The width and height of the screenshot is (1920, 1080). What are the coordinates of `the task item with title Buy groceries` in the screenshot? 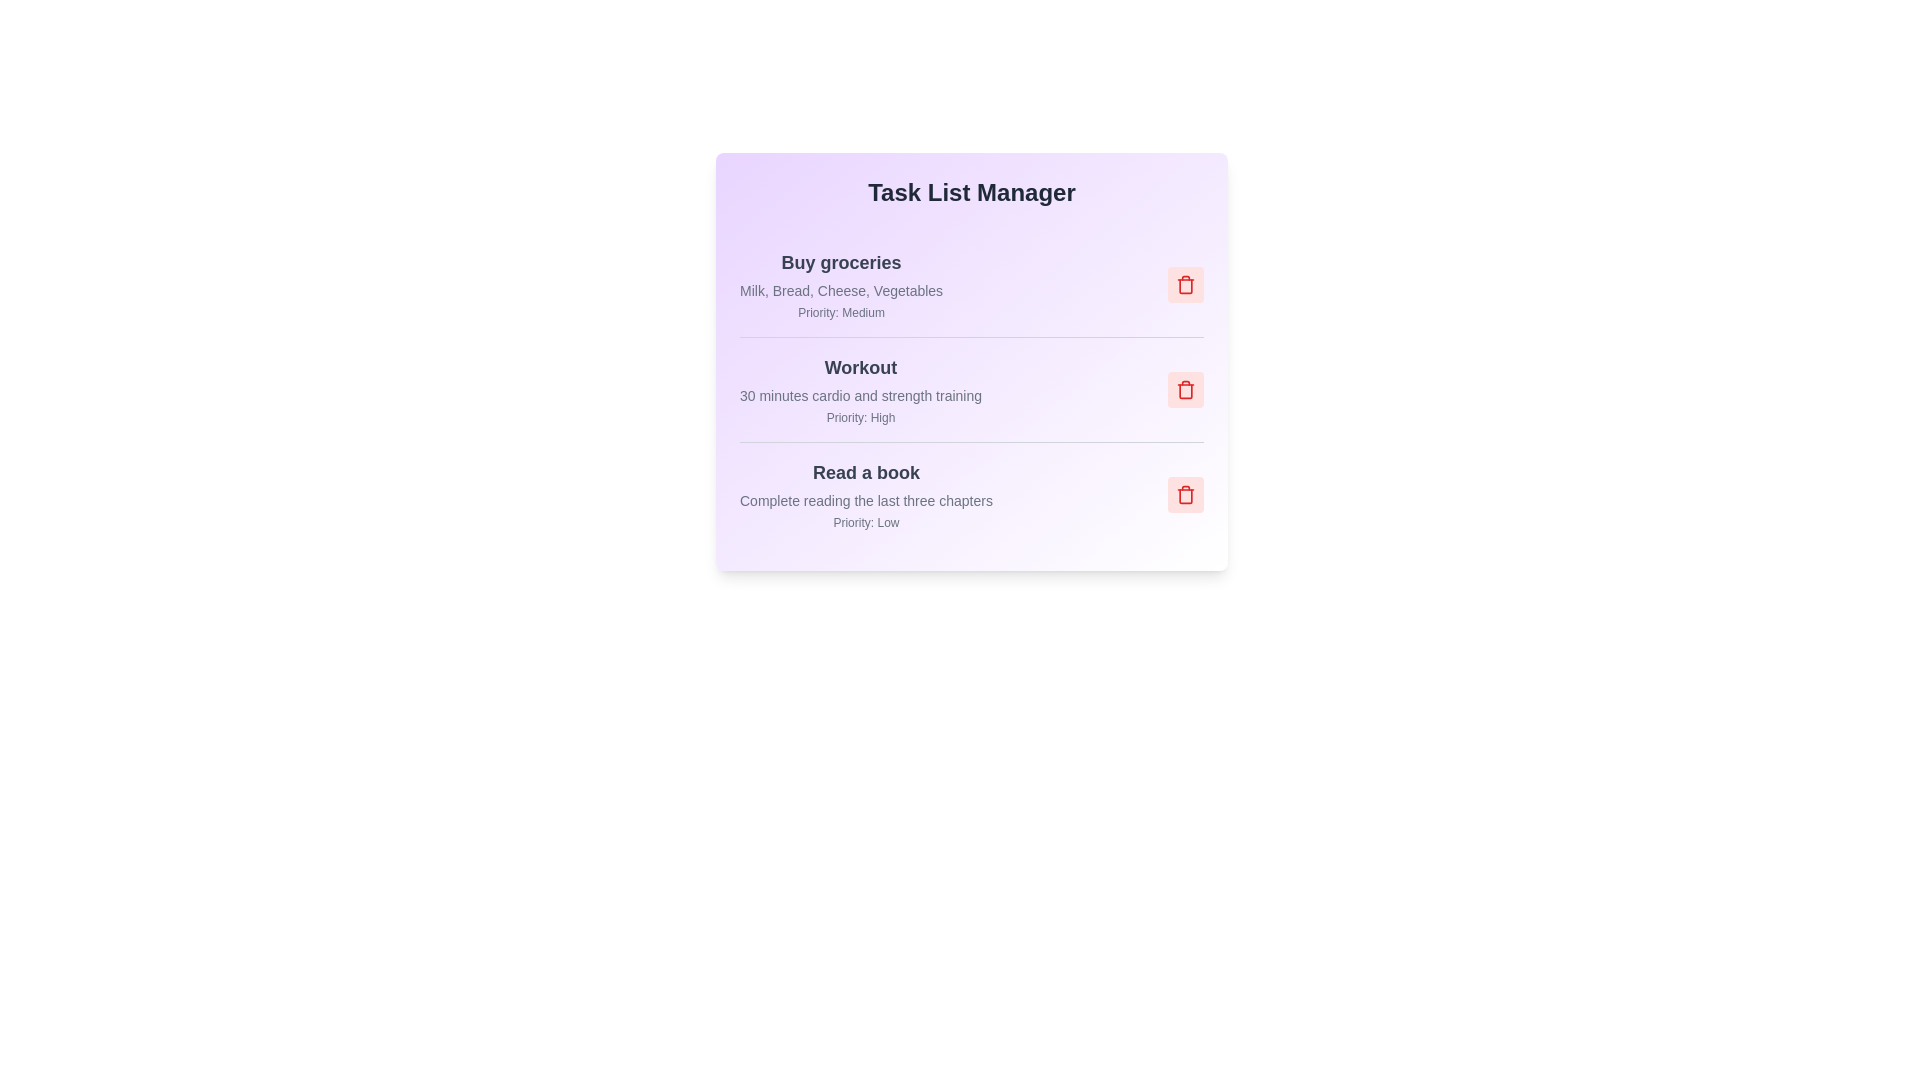 It's located at (841, 261).